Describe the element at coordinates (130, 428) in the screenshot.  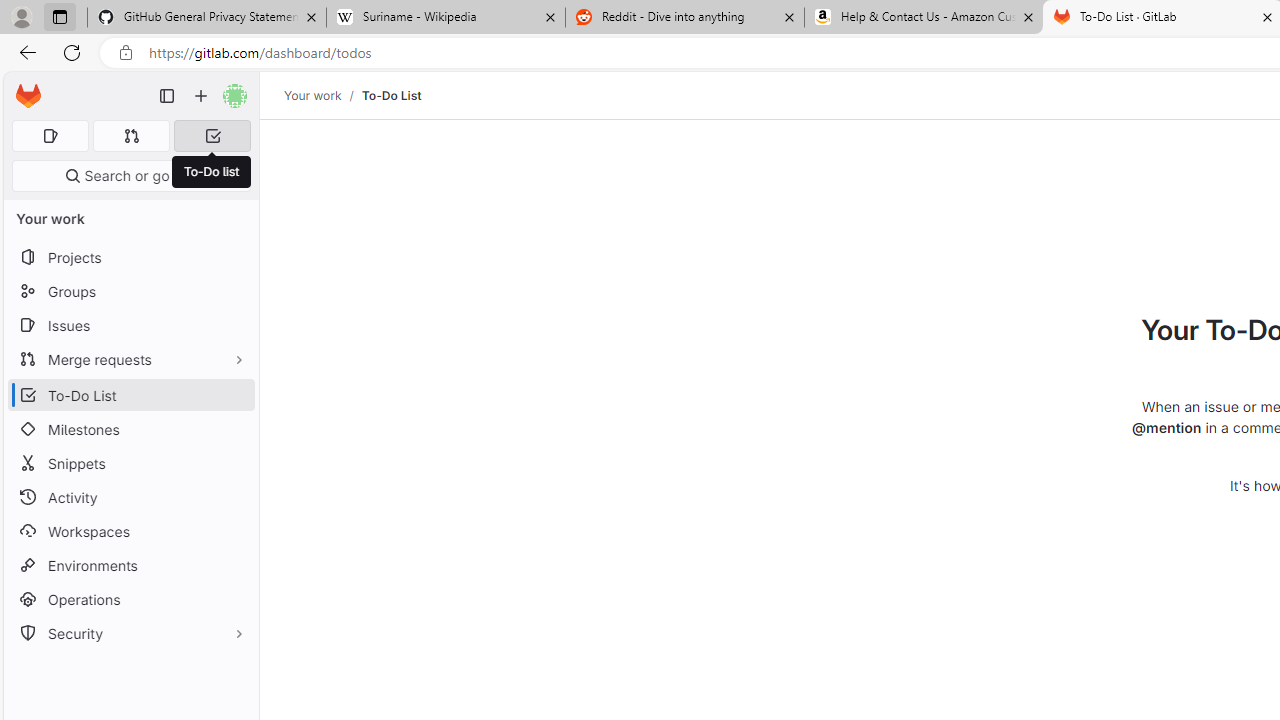
I see `'Milestones'` at that location.